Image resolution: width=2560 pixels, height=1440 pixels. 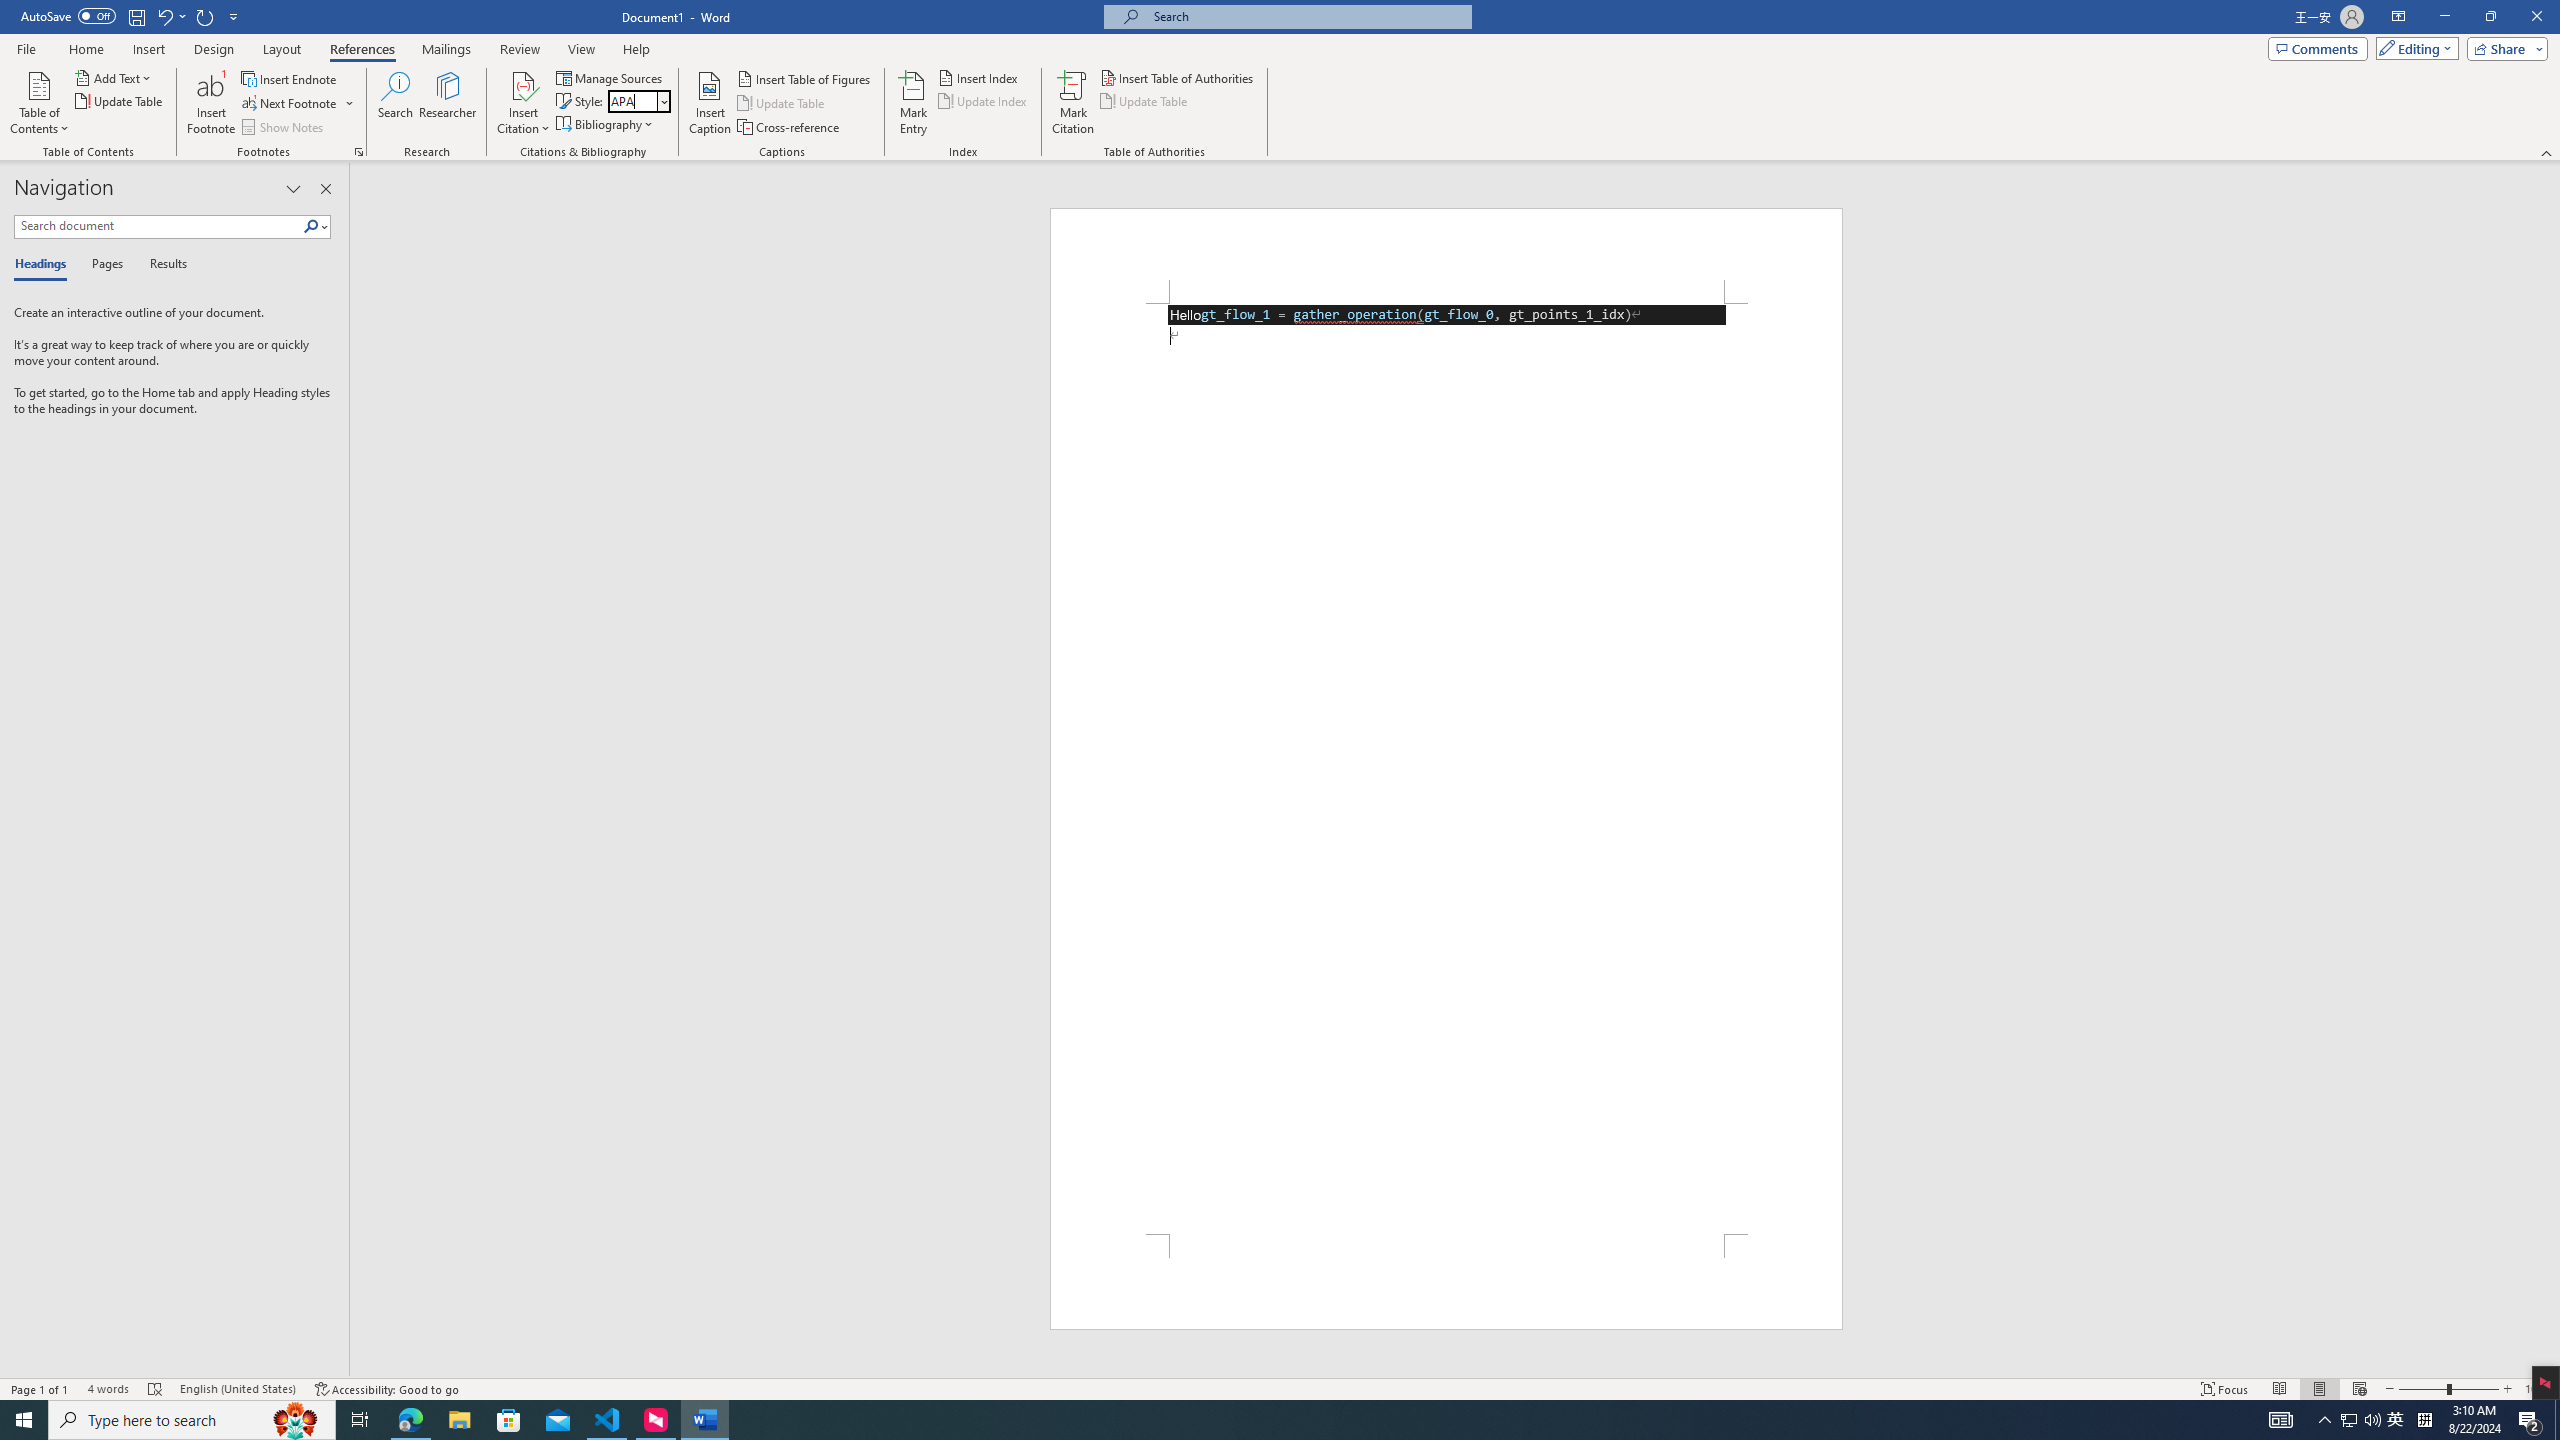 I want to click on 'Insert Citation', so click(x=522, y=103).